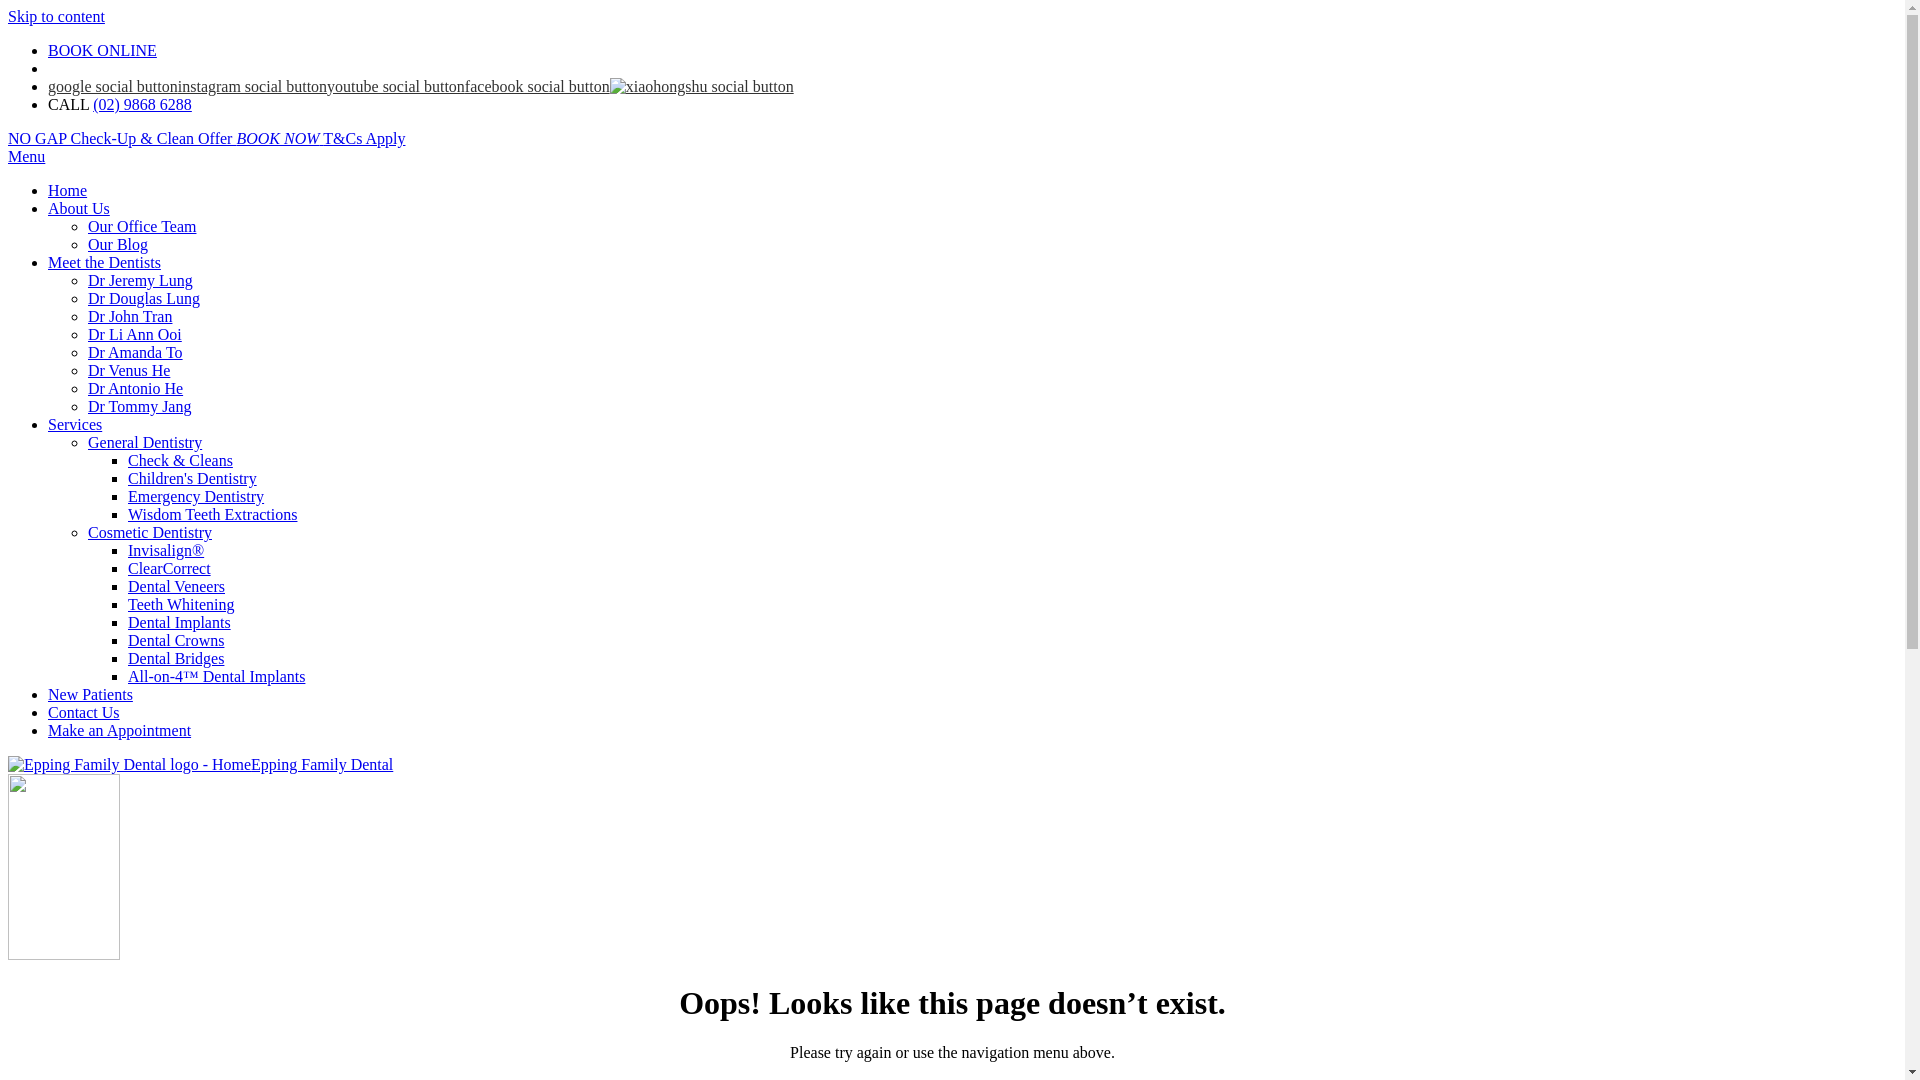  Describe the element at coordinates (127, 495) in the screenshot. I see `'Emergency Dentistry'` at that location.